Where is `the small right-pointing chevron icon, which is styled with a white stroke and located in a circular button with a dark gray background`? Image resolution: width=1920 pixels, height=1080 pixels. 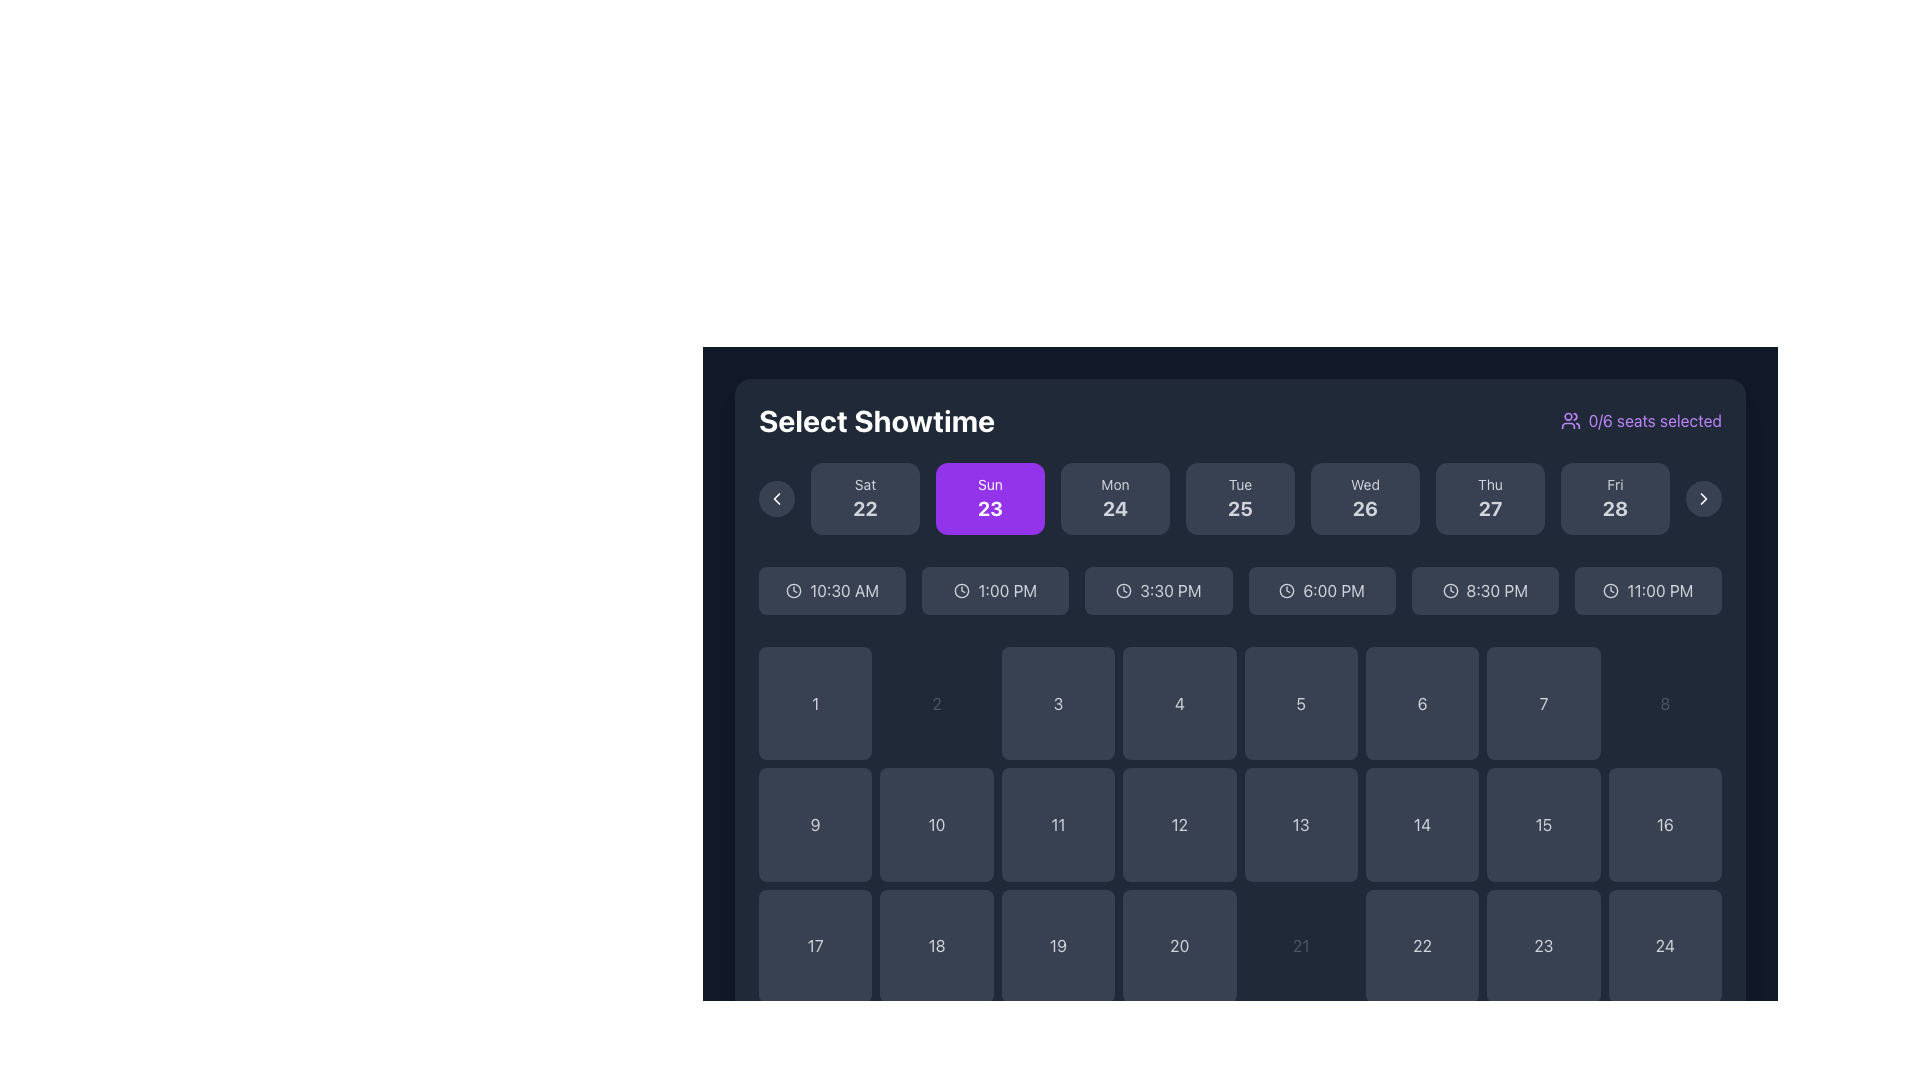
the small right-pointing chevron icon, which is styled with a white stroke and located in a circular button with a dark gray background is located at coordinates (1703, 497).